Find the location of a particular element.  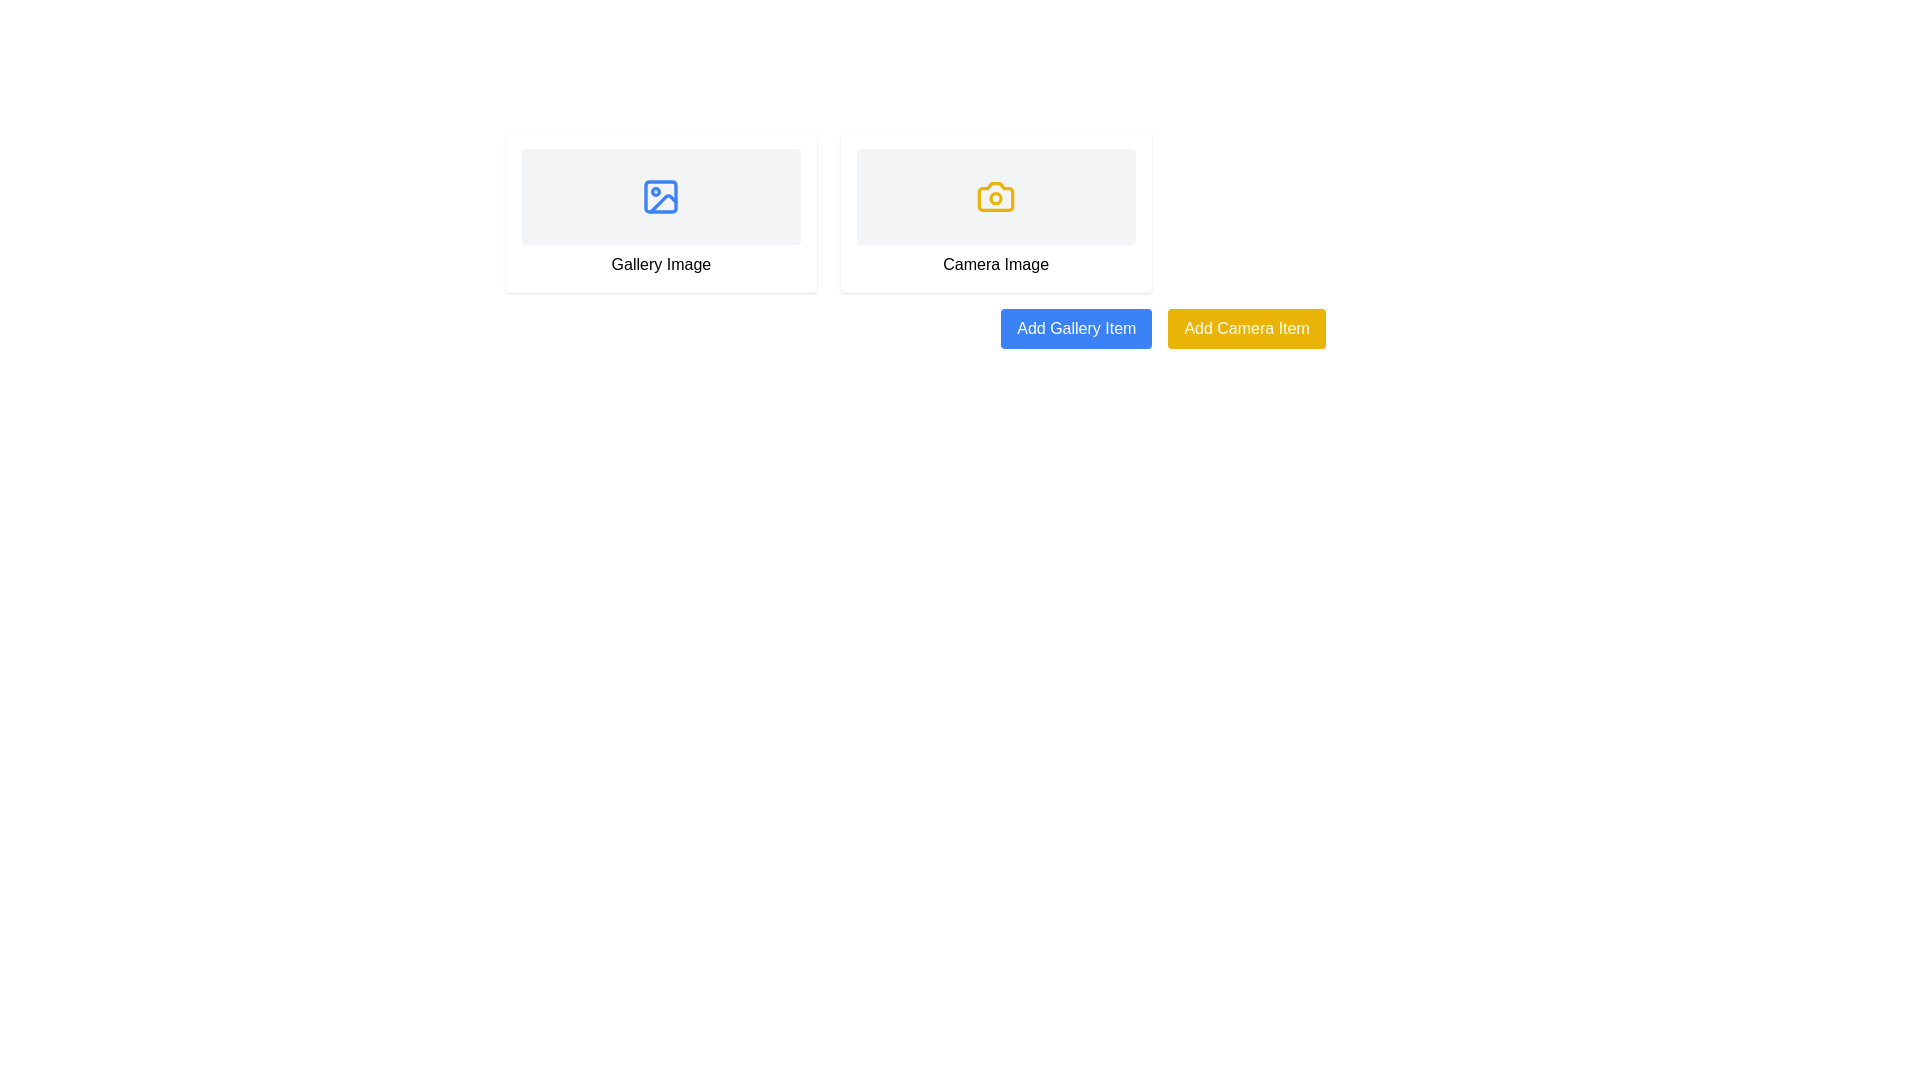

the rounded rectangle element nested within the blue image icon in the 'Gallery Image' card, which is located at the top-left corner of the interface is located at coordinates (661, 196).